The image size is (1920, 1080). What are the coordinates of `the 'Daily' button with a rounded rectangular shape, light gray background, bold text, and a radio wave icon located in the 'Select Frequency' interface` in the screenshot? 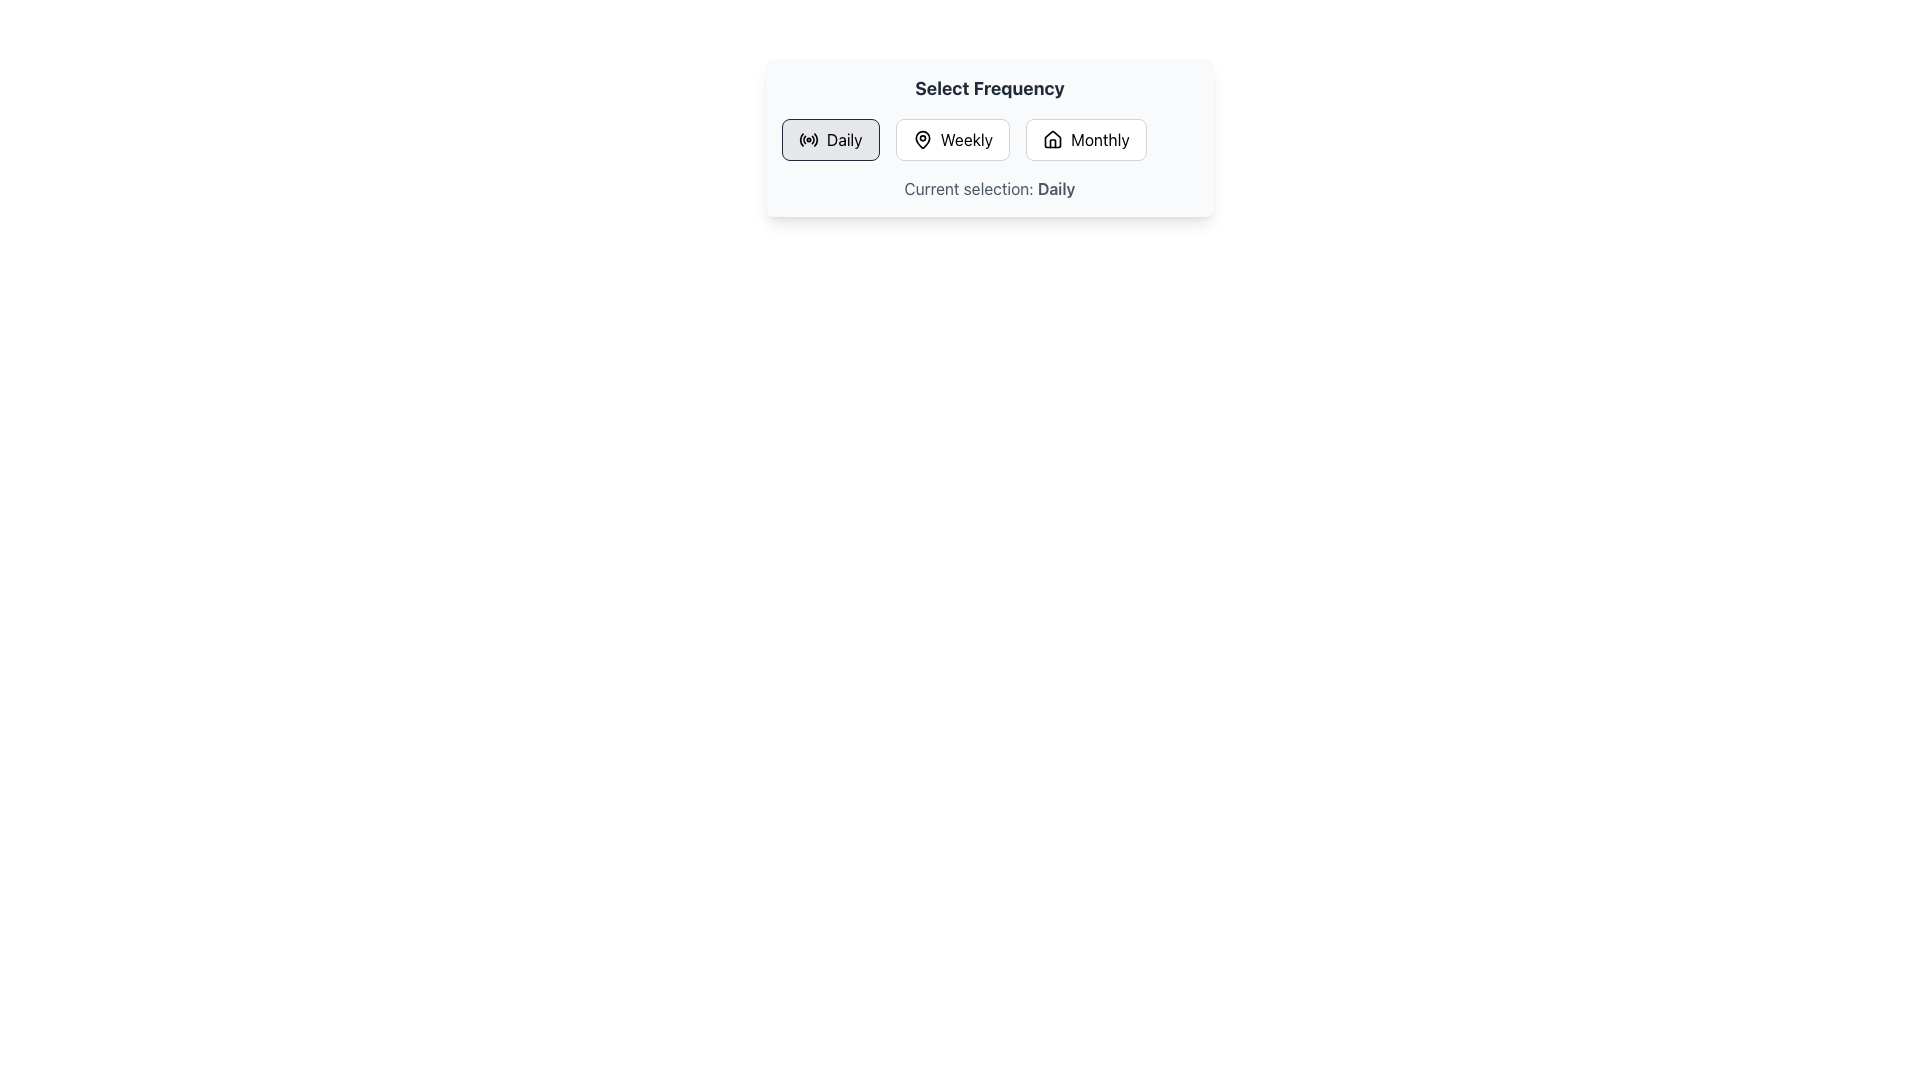 It's located at (830, 138).